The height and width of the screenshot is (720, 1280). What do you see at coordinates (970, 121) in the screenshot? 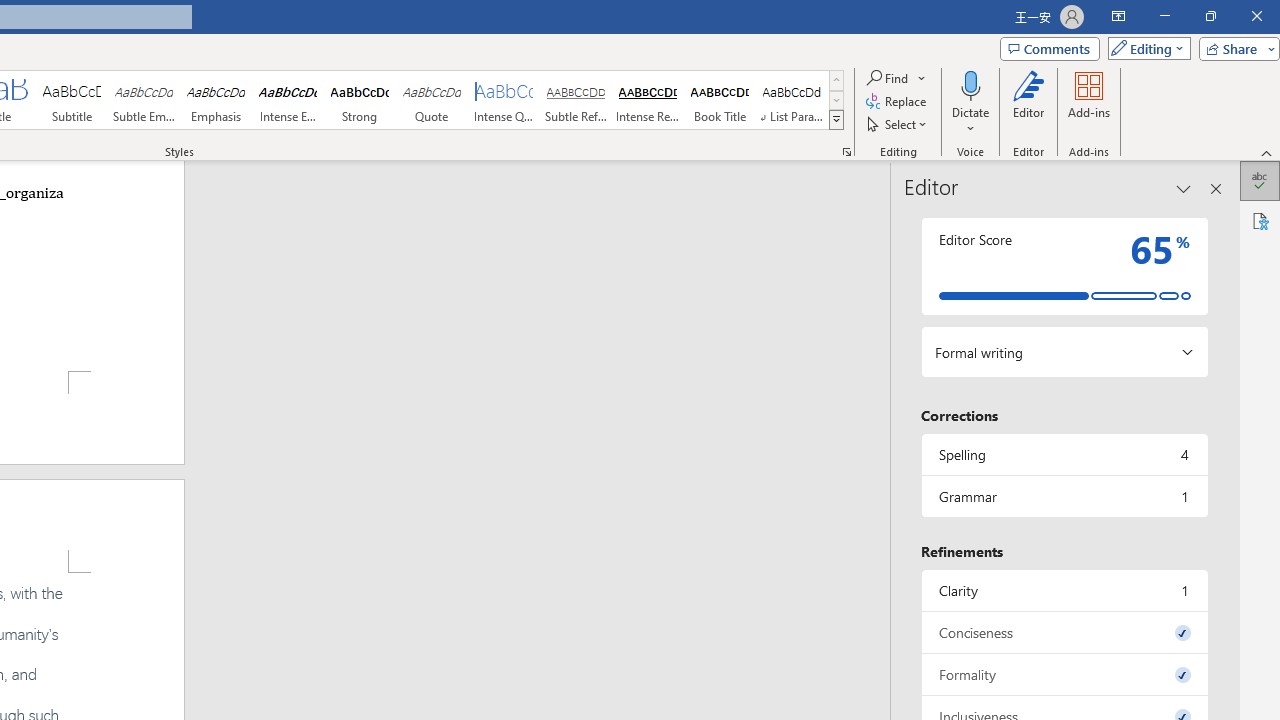
I see `'More Options'` at bounding box center [970, 121].